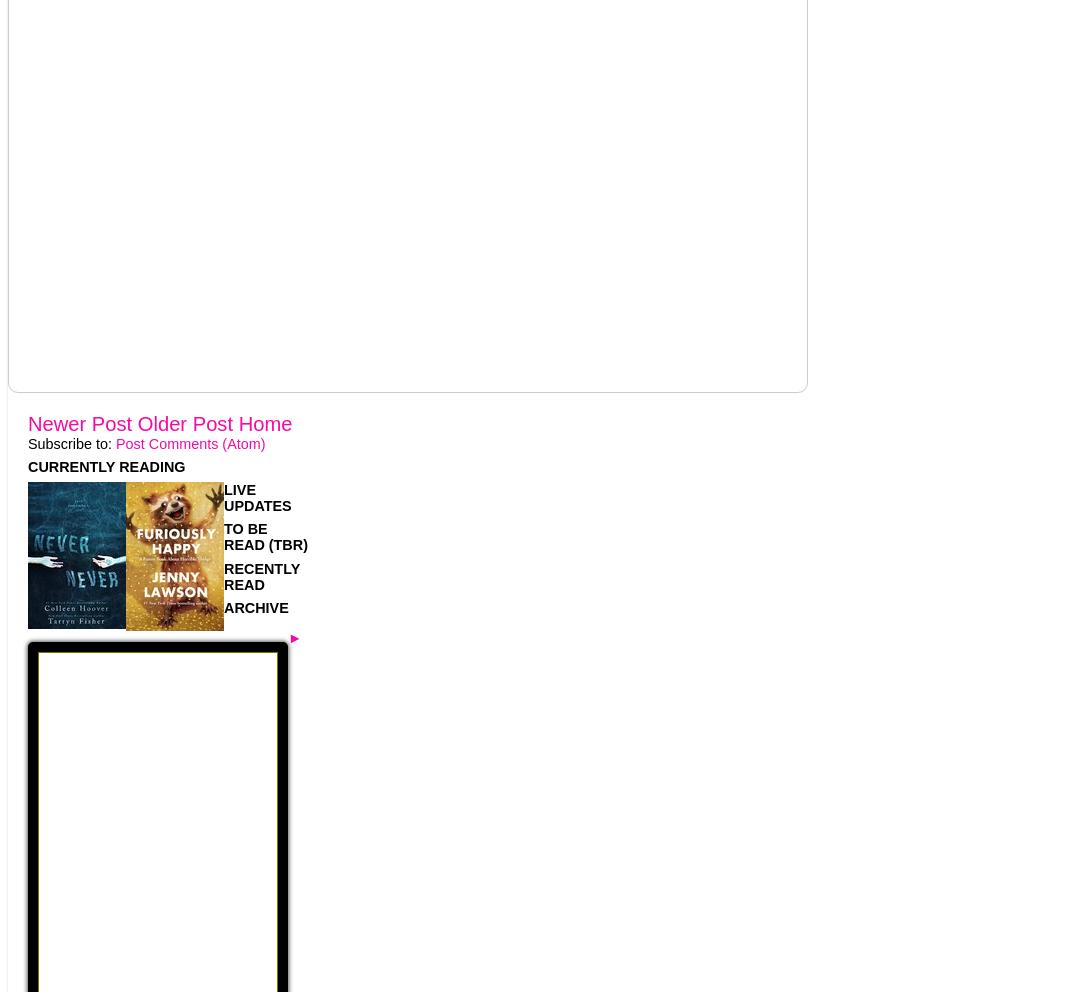 The image size is (1088, 992). I want to click on 'RECENTLY READ', so click(223, 575).